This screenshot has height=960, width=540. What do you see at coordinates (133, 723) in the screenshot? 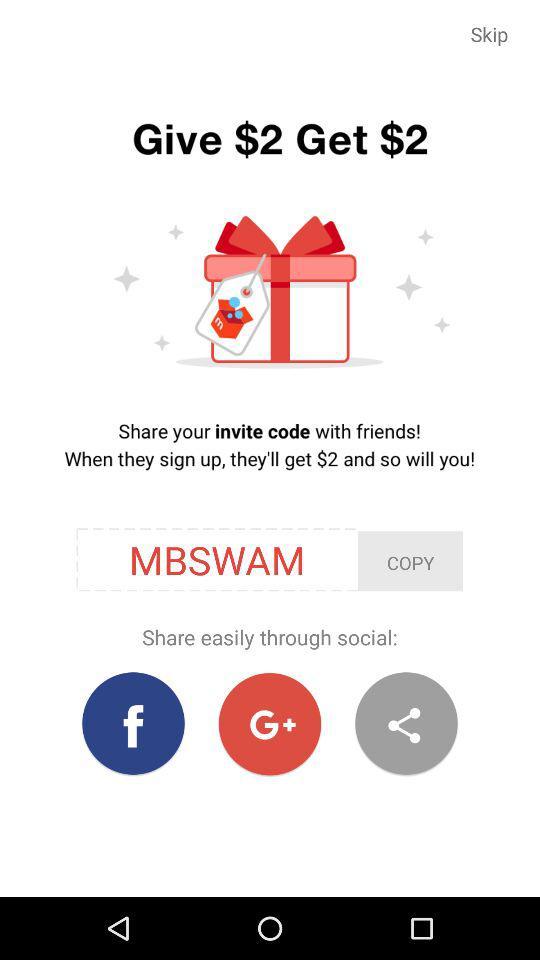
I see `the icon below the share easily through` at bounding box center [133, 723].